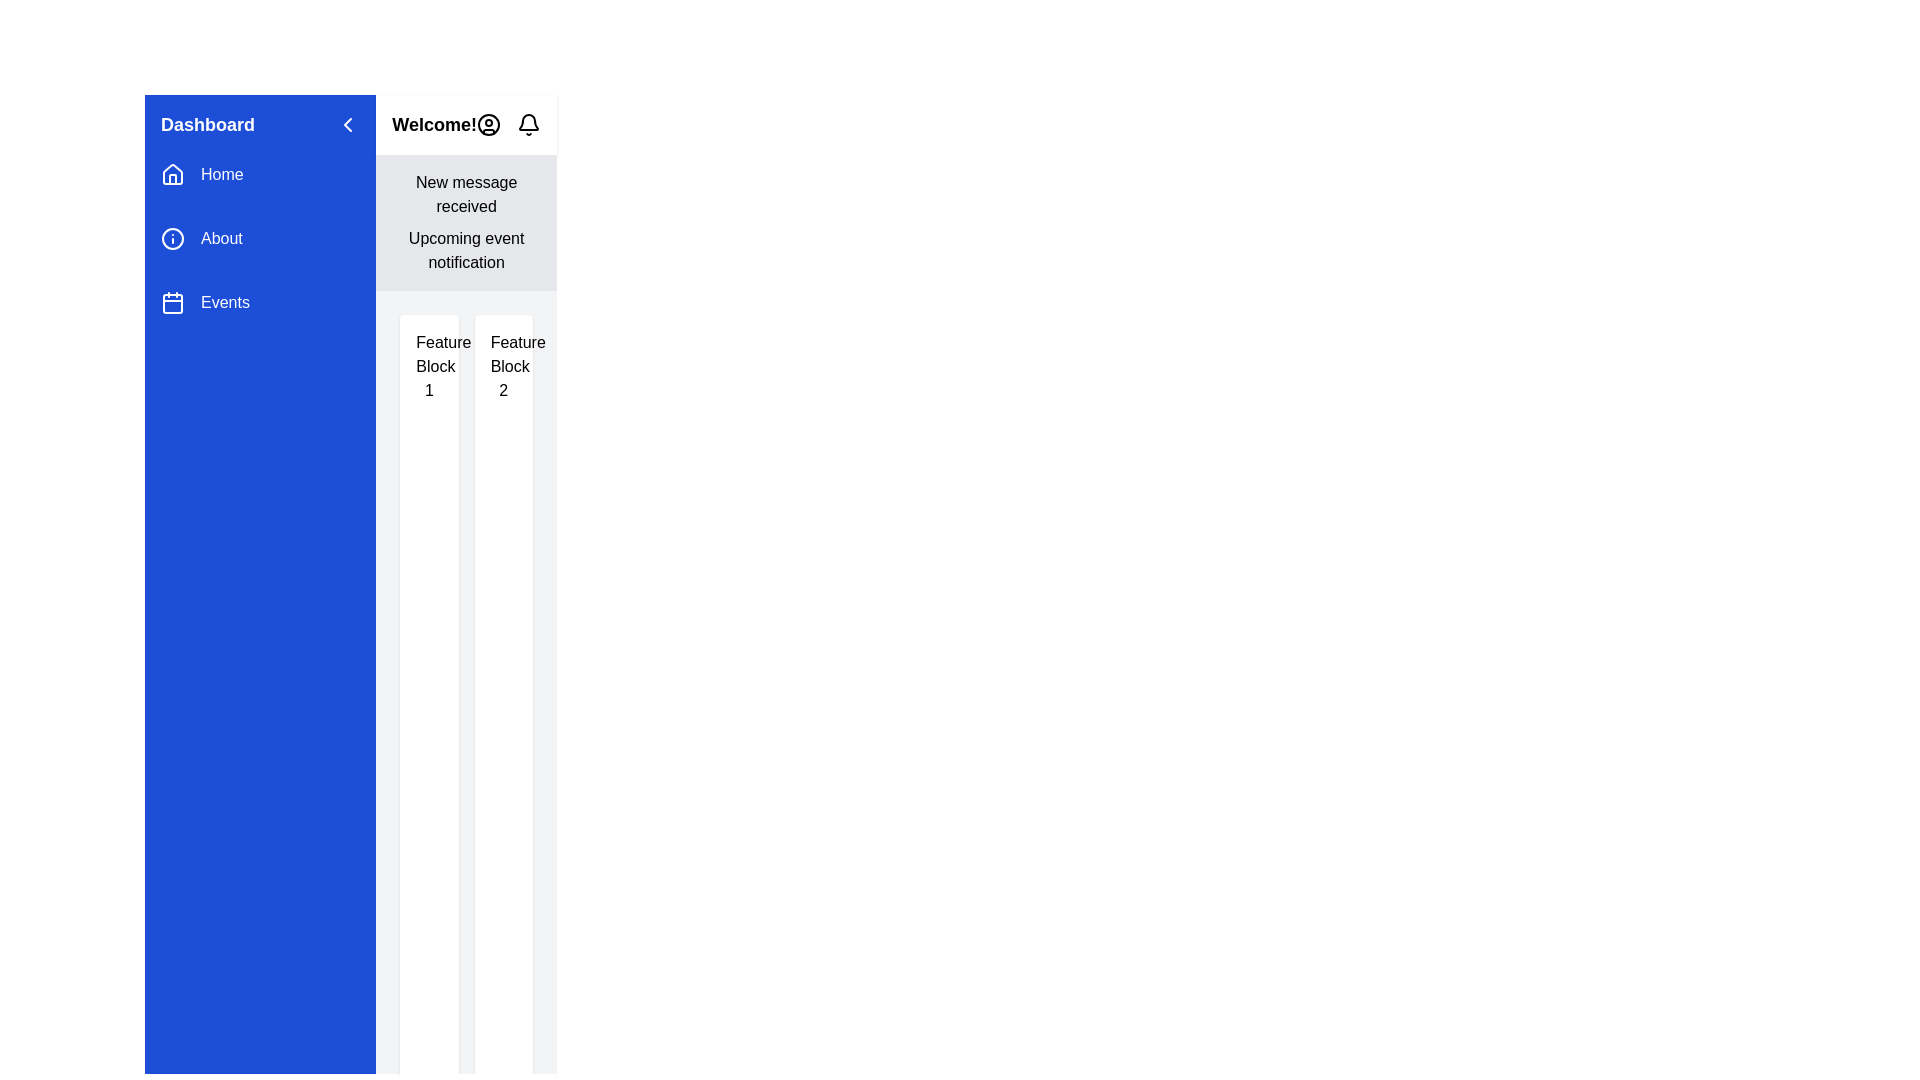  Describe the element at coordinates (172, 178) in the screenshot. I see `the vertical portion of the door in the house icon located in the left sidebar menu next to the 'Home' label` at that location.